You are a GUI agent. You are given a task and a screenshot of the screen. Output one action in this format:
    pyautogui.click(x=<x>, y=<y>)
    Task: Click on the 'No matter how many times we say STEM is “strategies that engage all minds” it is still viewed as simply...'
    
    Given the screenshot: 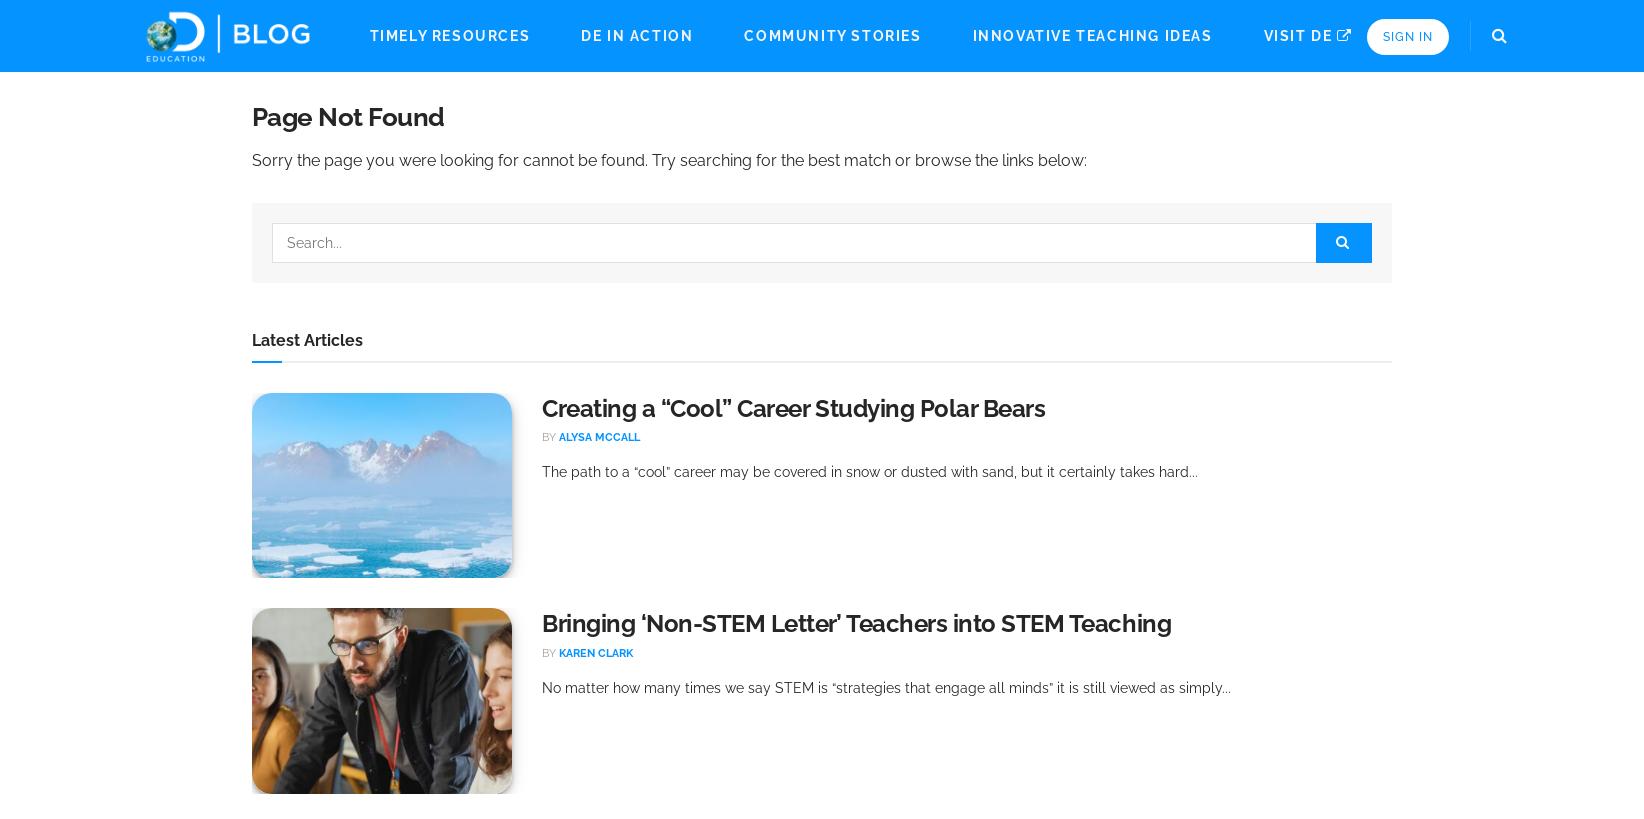 What is the action you would take?
    pyautogui.click(x=886, y=686)
    